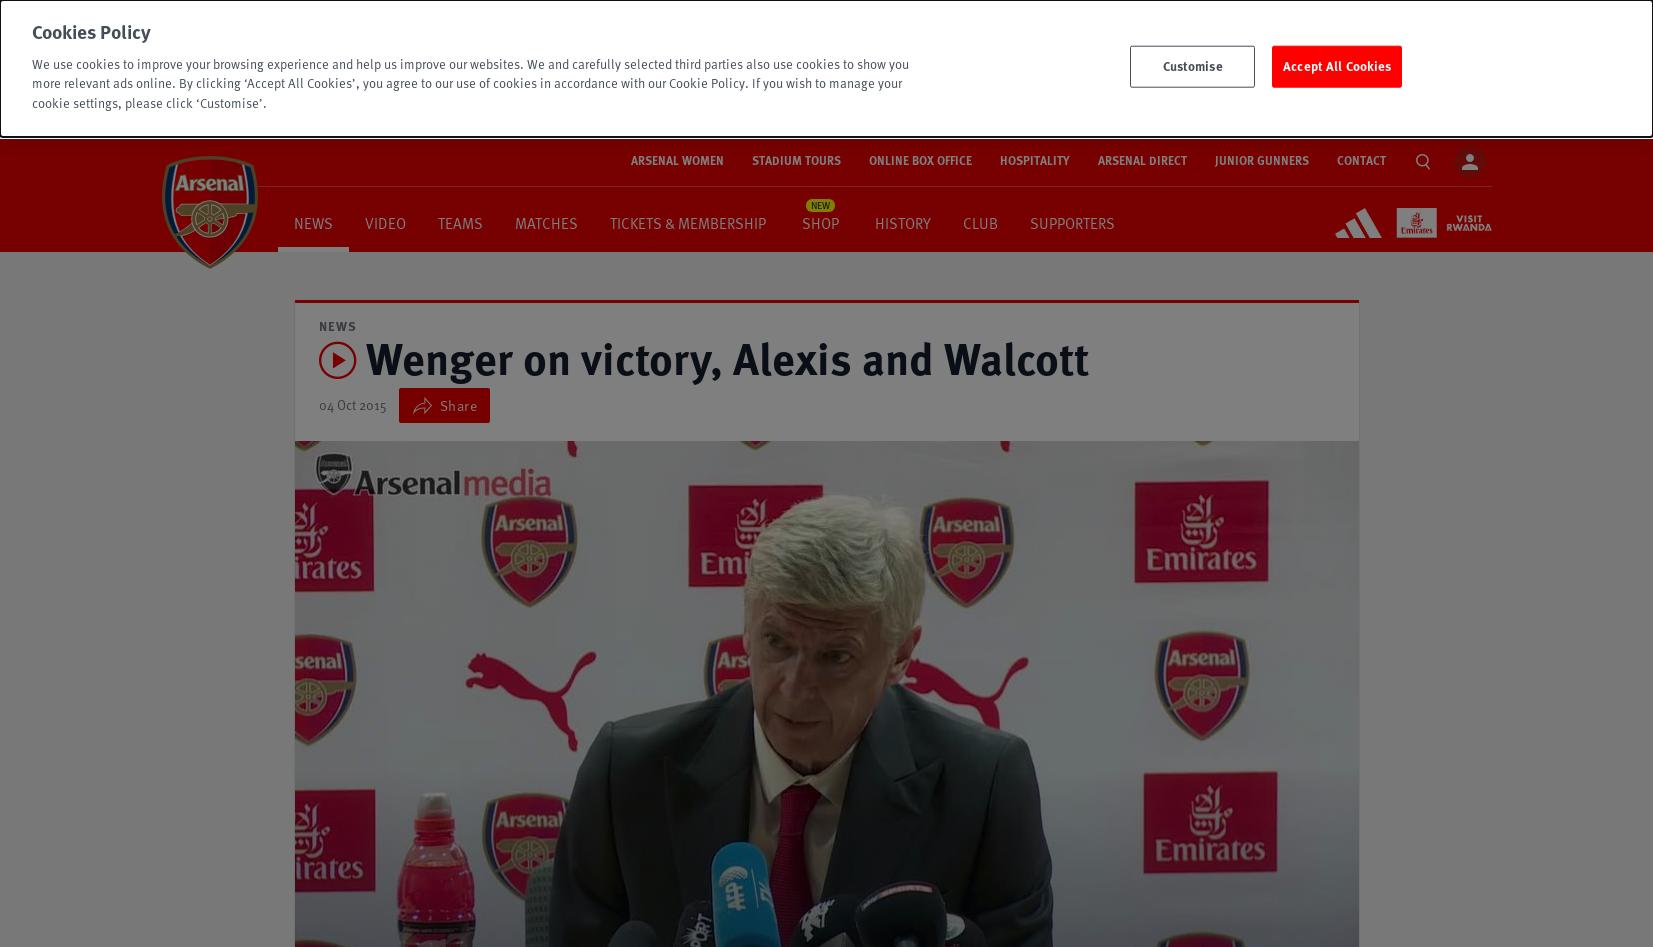 This screenshot has width=1653, height=947. I want to click on 'Club', so click(979, 221).